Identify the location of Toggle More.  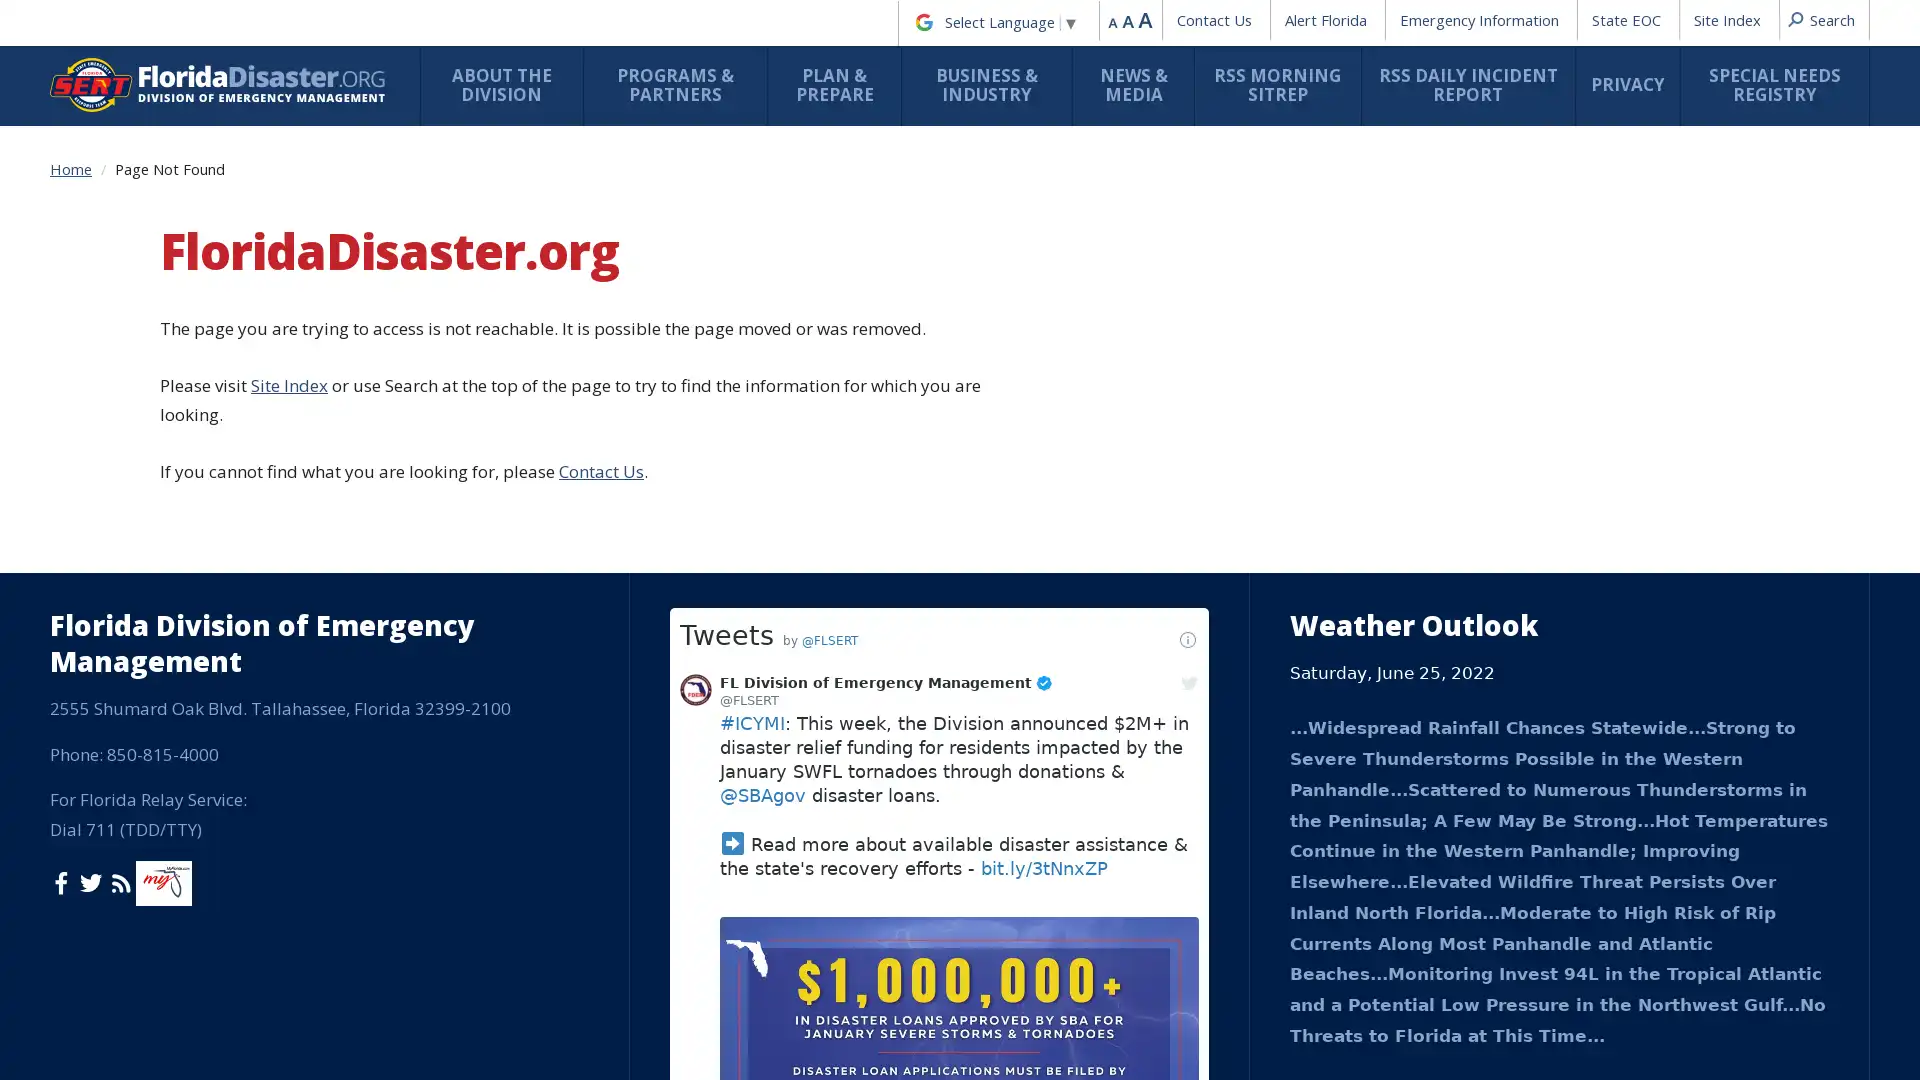
(801, 695).